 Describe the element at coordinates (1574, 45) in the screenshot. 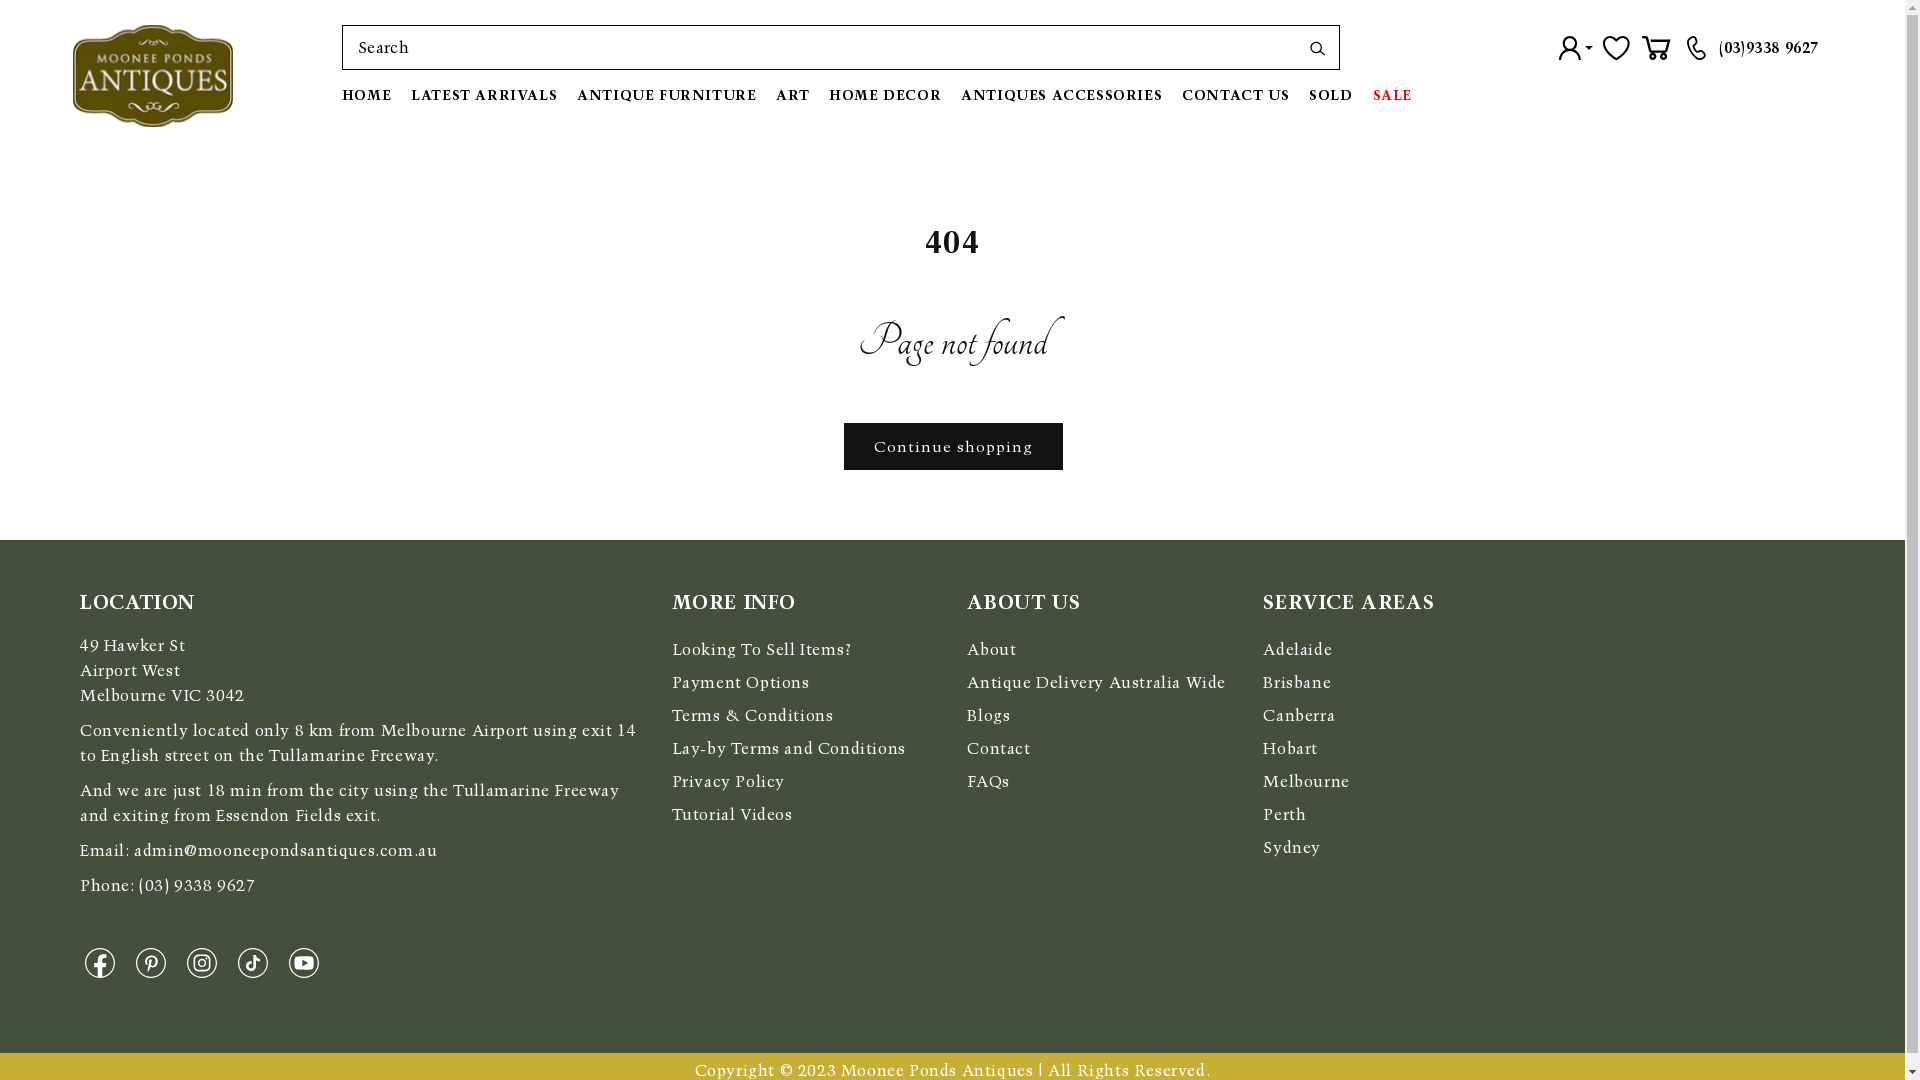

I see `'Log in'` at that location.